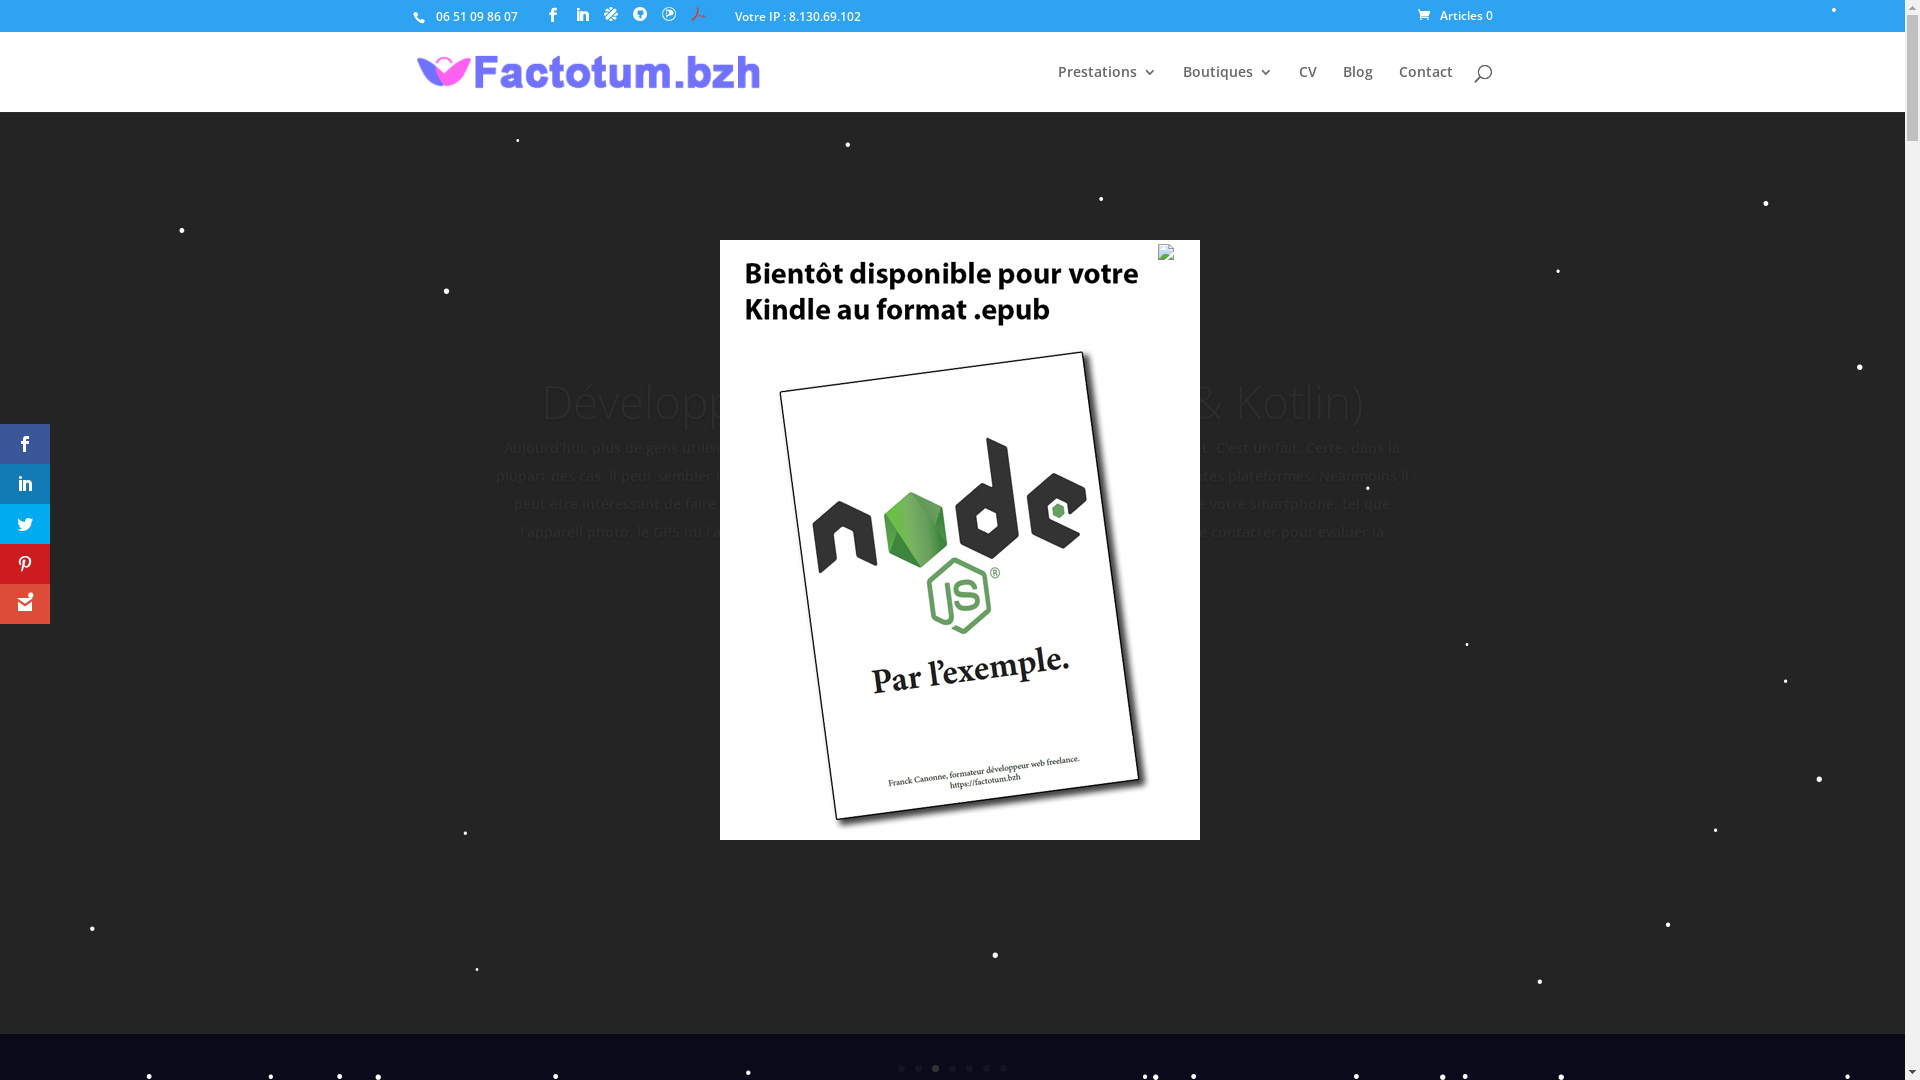 Image resolution: width=1920 pixels, height=1080 pixels. I want to click on 'Contact', so click(1424, 87).